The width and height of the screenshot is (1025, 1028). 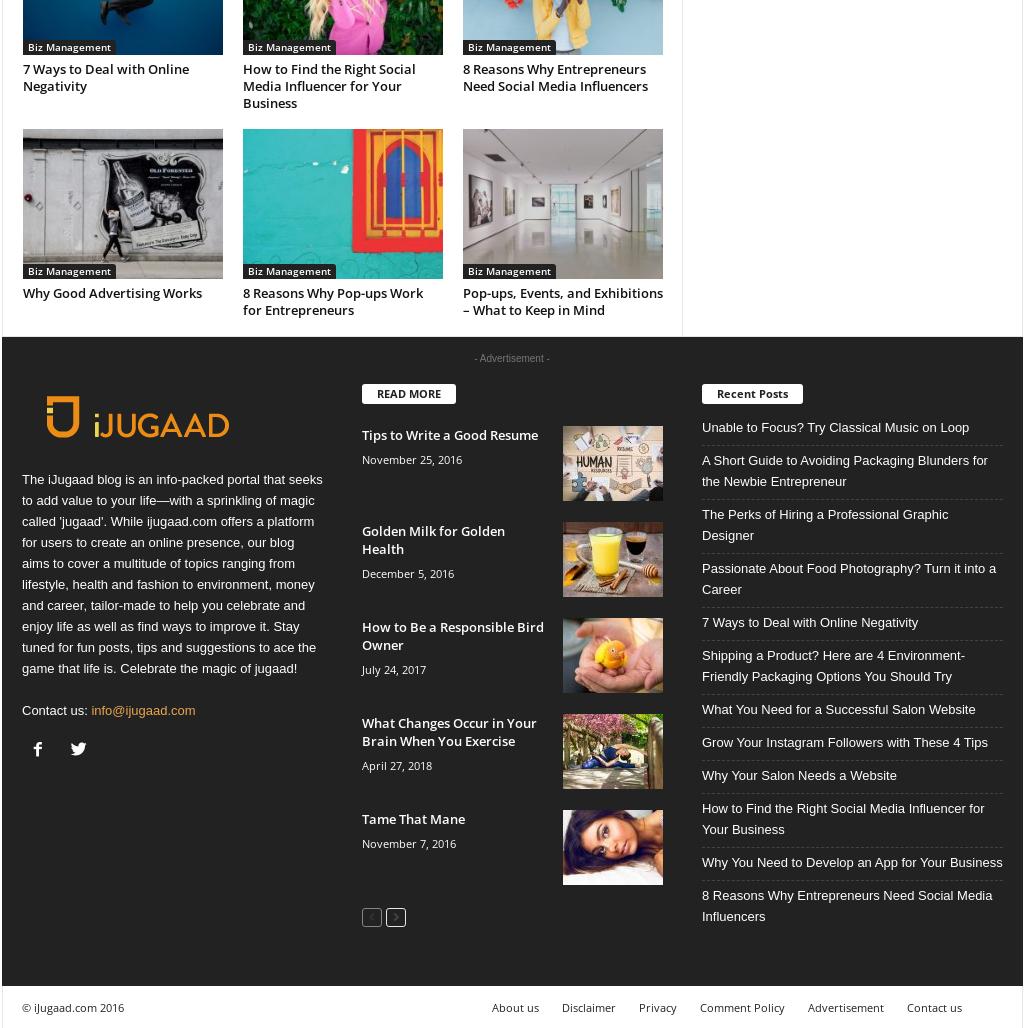 What do you see at coordinates (141, 709) in the screenshot?
I see `'info@ijugaad.com'` at bounding box center [141, 709].